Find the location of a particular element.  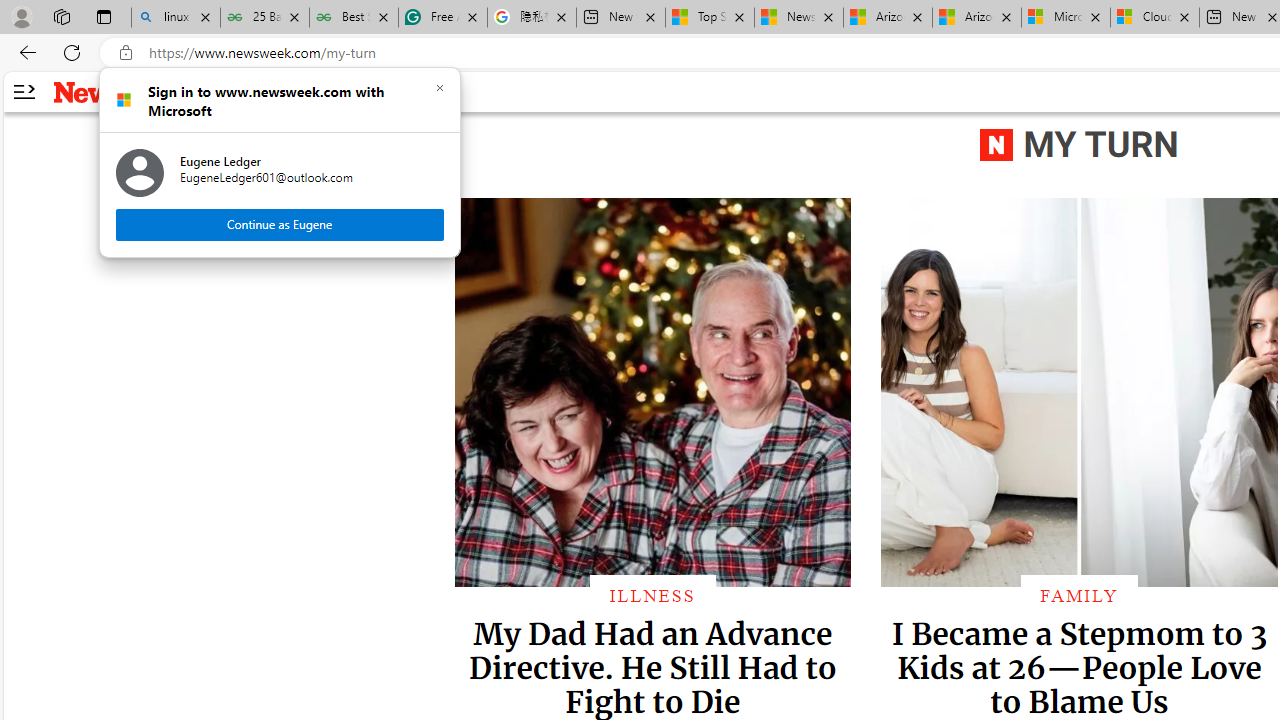

'linux basic - Search' is located at coordinates (176, 17).